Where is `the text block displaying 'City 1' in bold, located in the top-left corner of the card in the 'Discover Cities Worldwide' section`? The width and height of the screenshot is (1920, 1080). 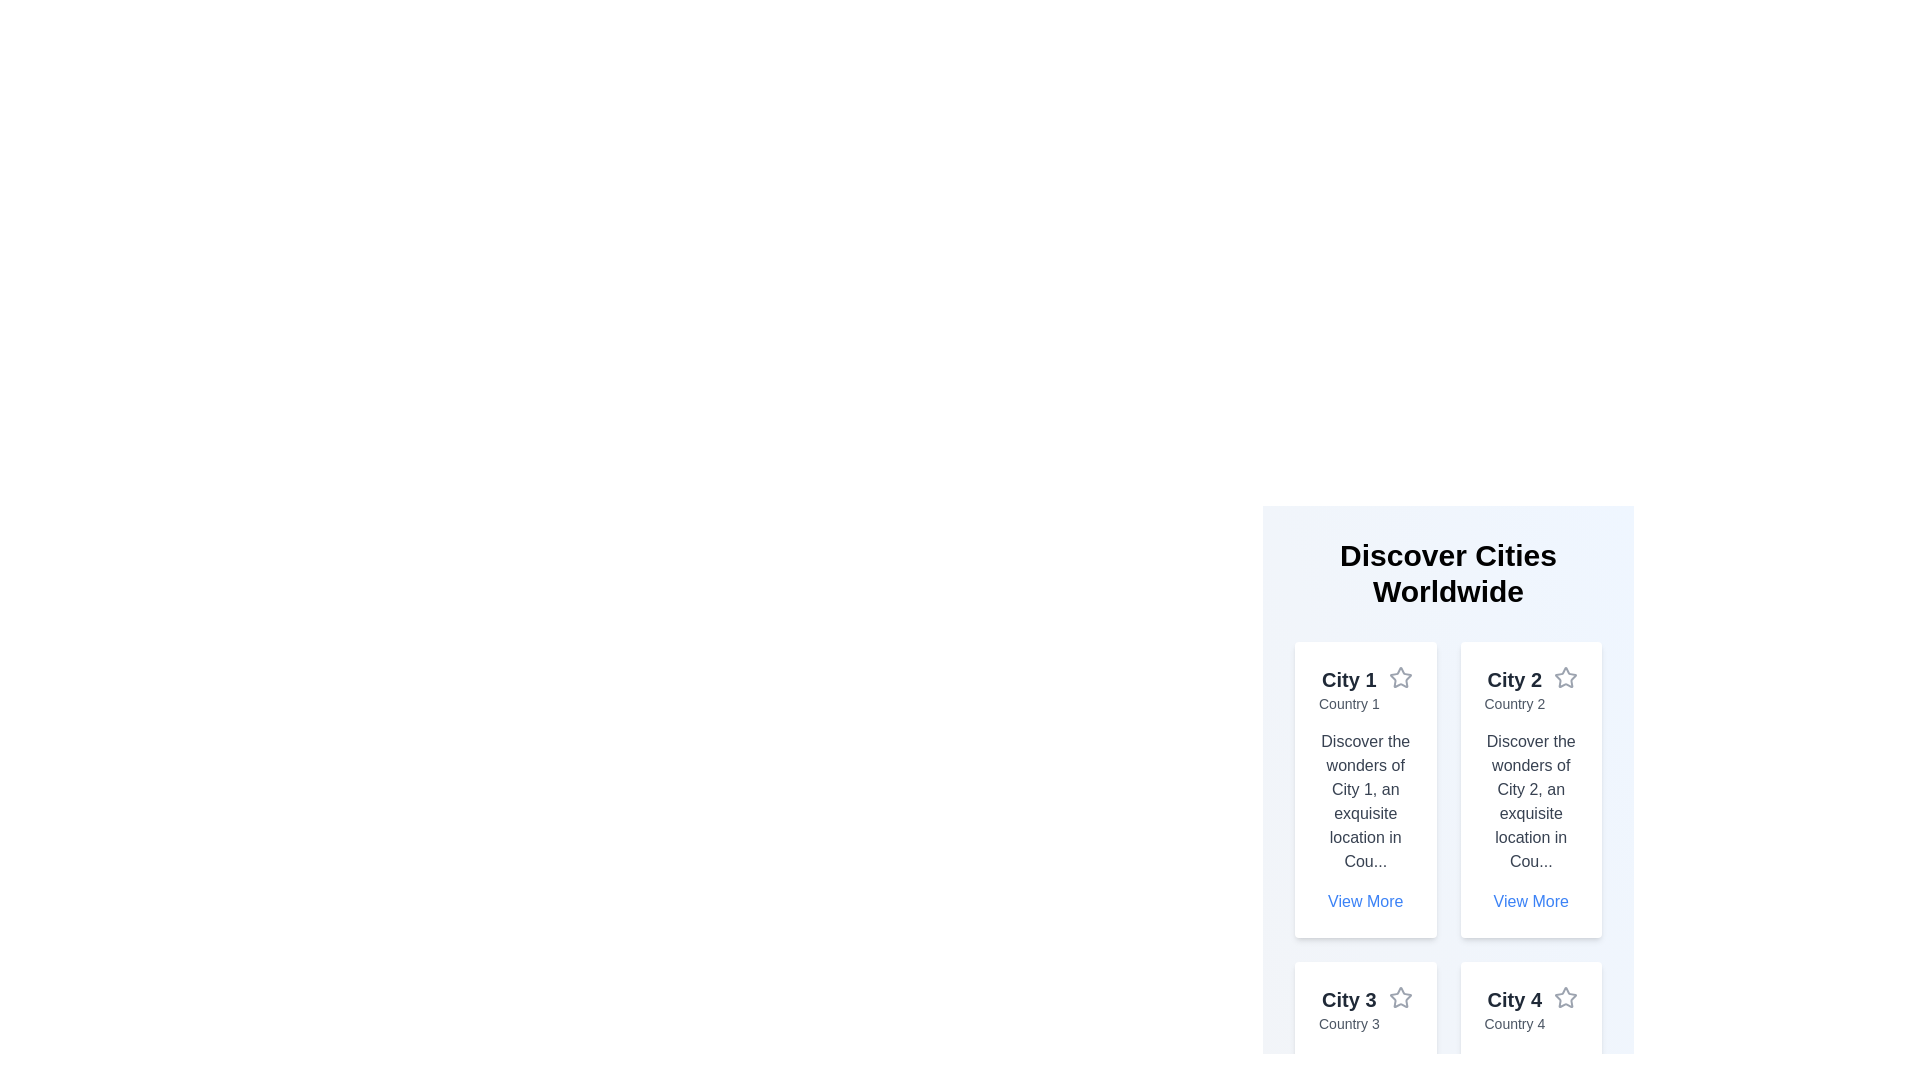
the text block displaying 'City 1' in bold, located in the top-left corner of the card in the 'Discover Cities Worldwide' section is located at coordinates (1364, 689).